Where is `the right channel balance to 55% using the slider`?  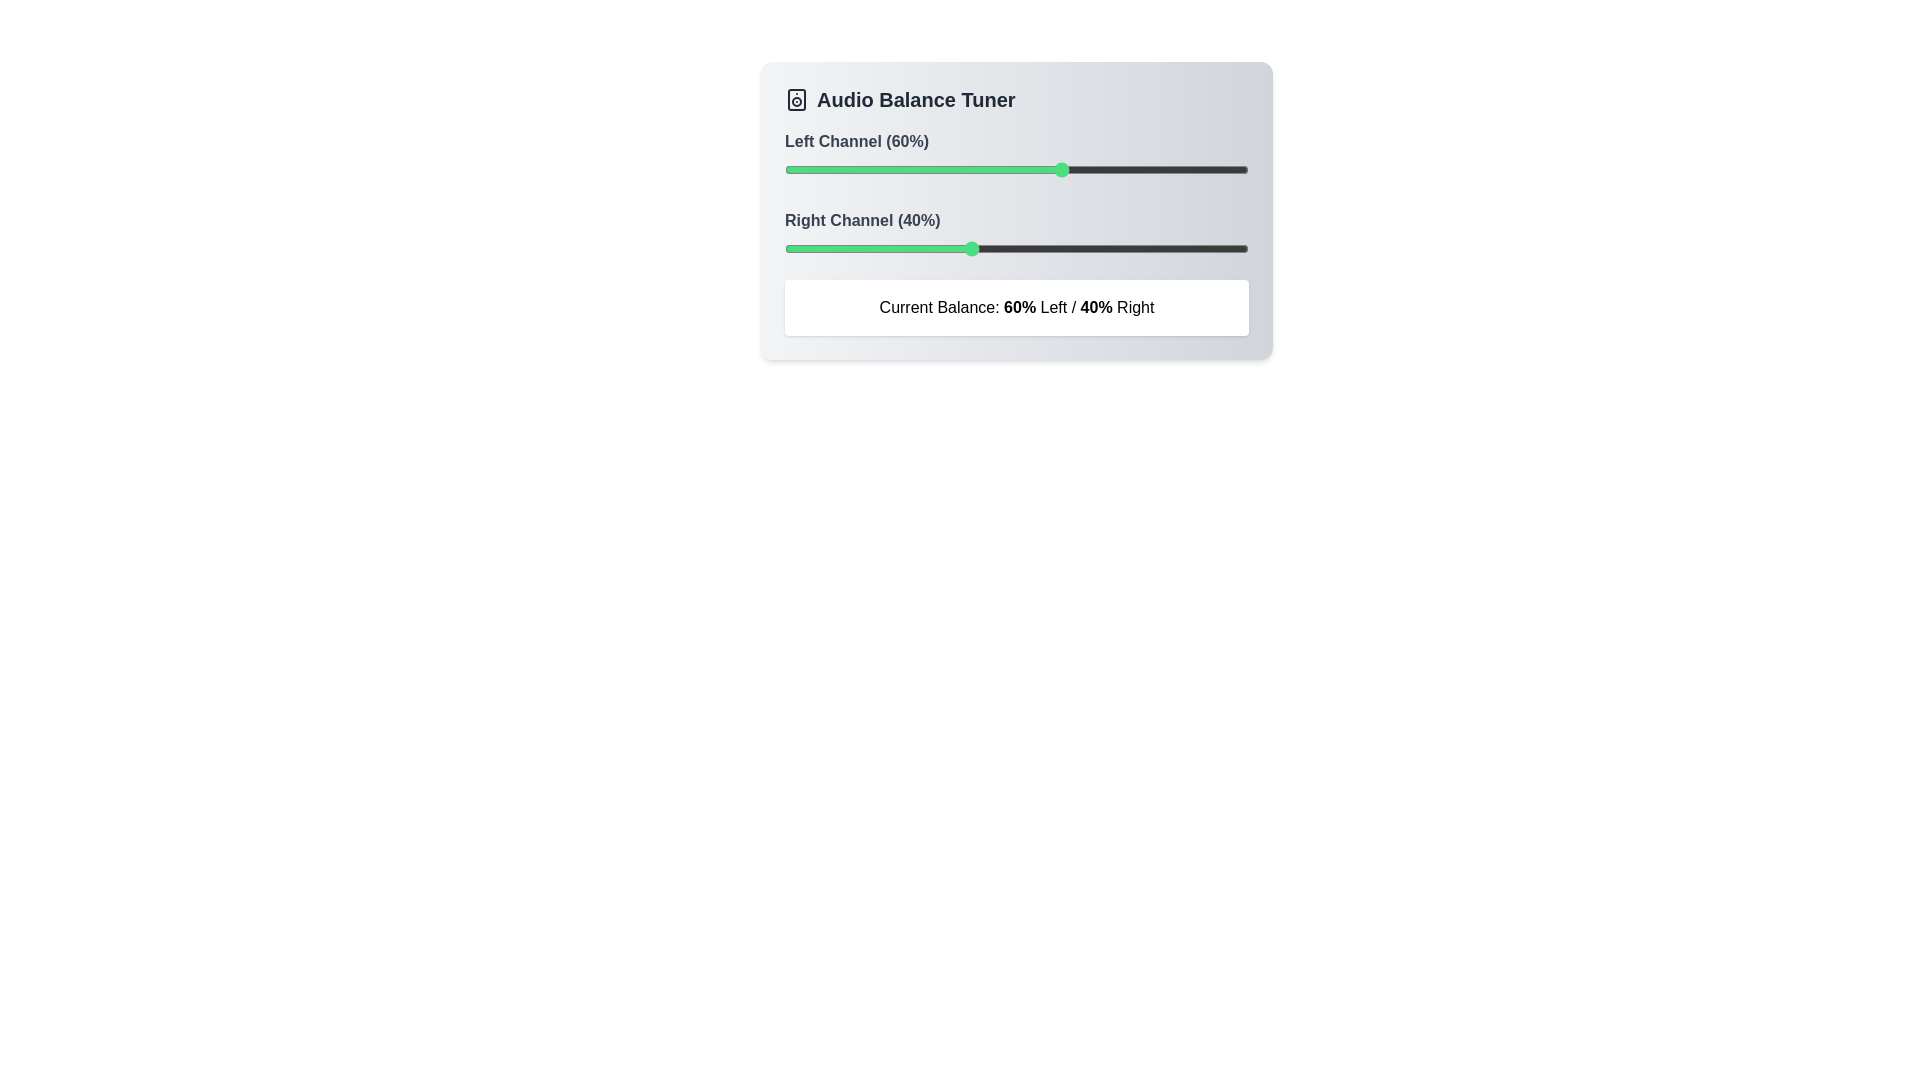 the right channel balance to 55% using the slider is located at coordinates (1040, 248).